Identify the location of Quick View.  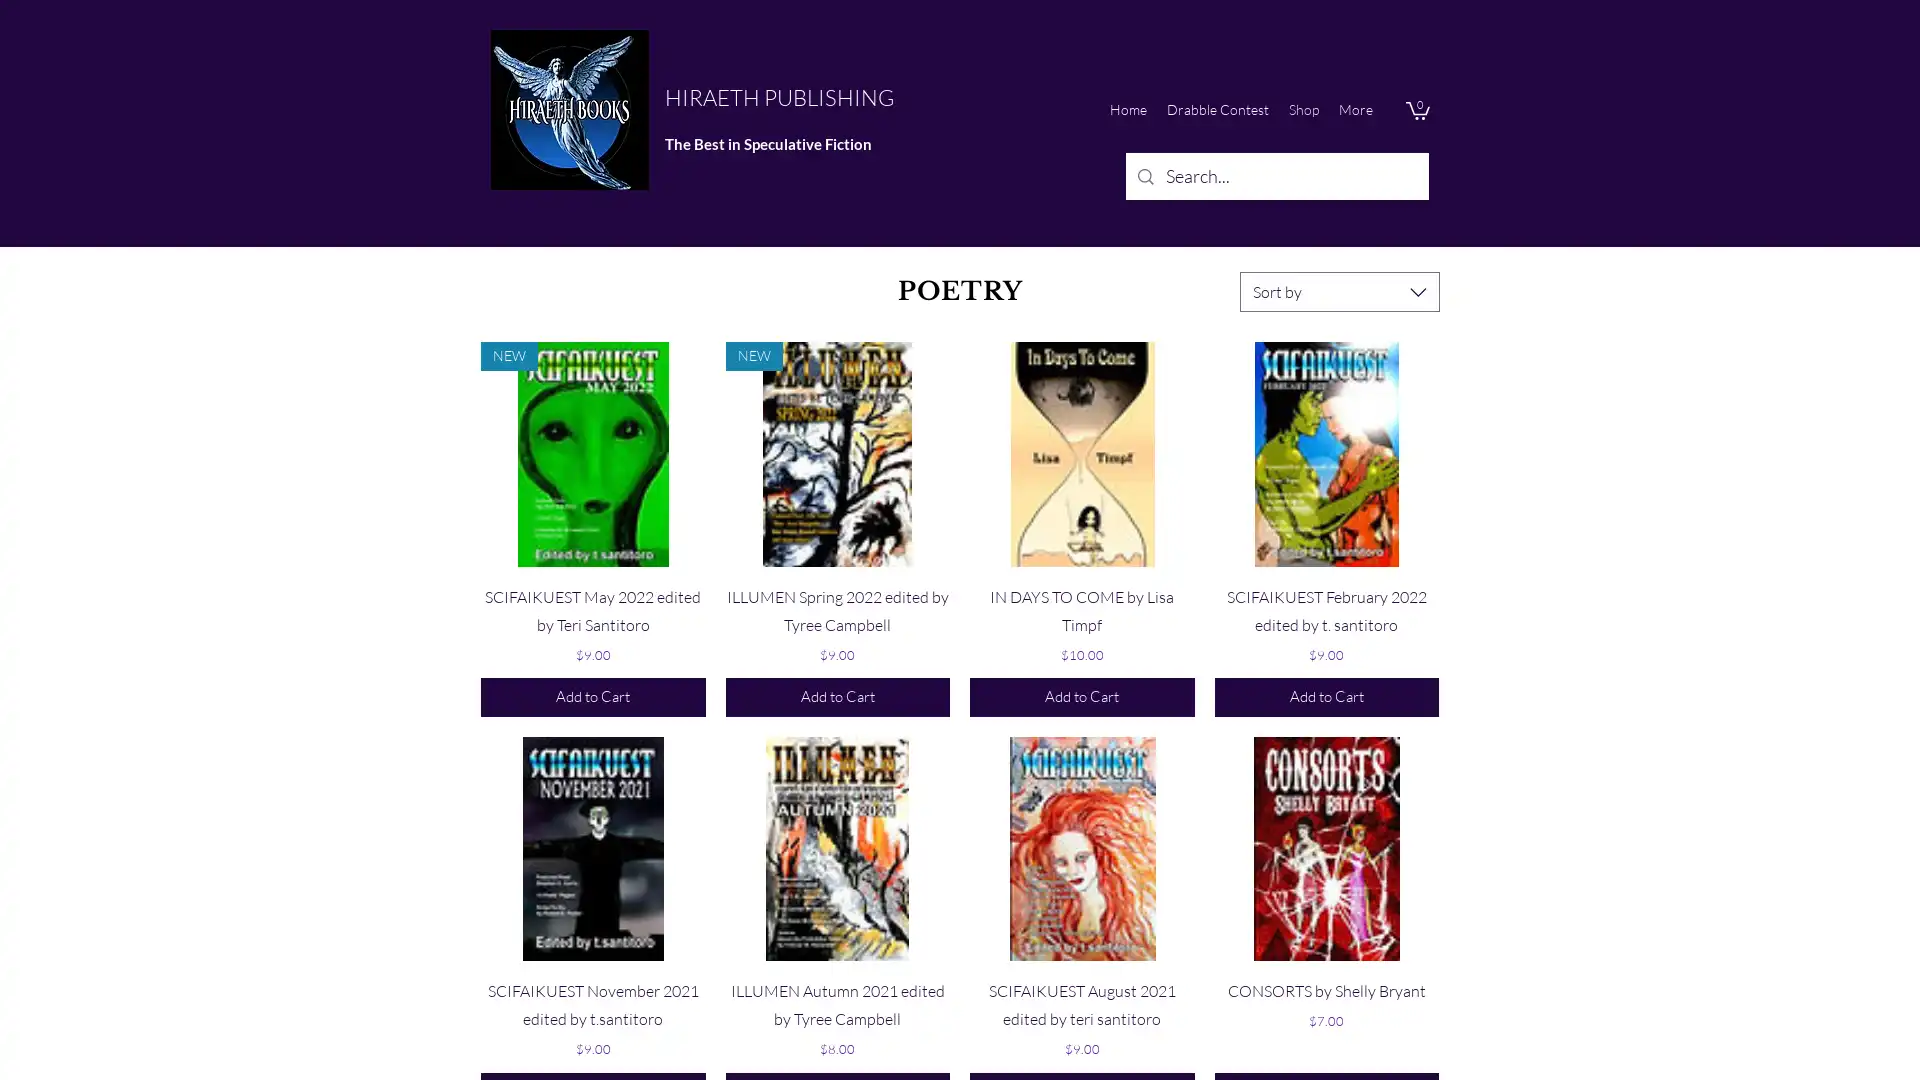
(592, 985).